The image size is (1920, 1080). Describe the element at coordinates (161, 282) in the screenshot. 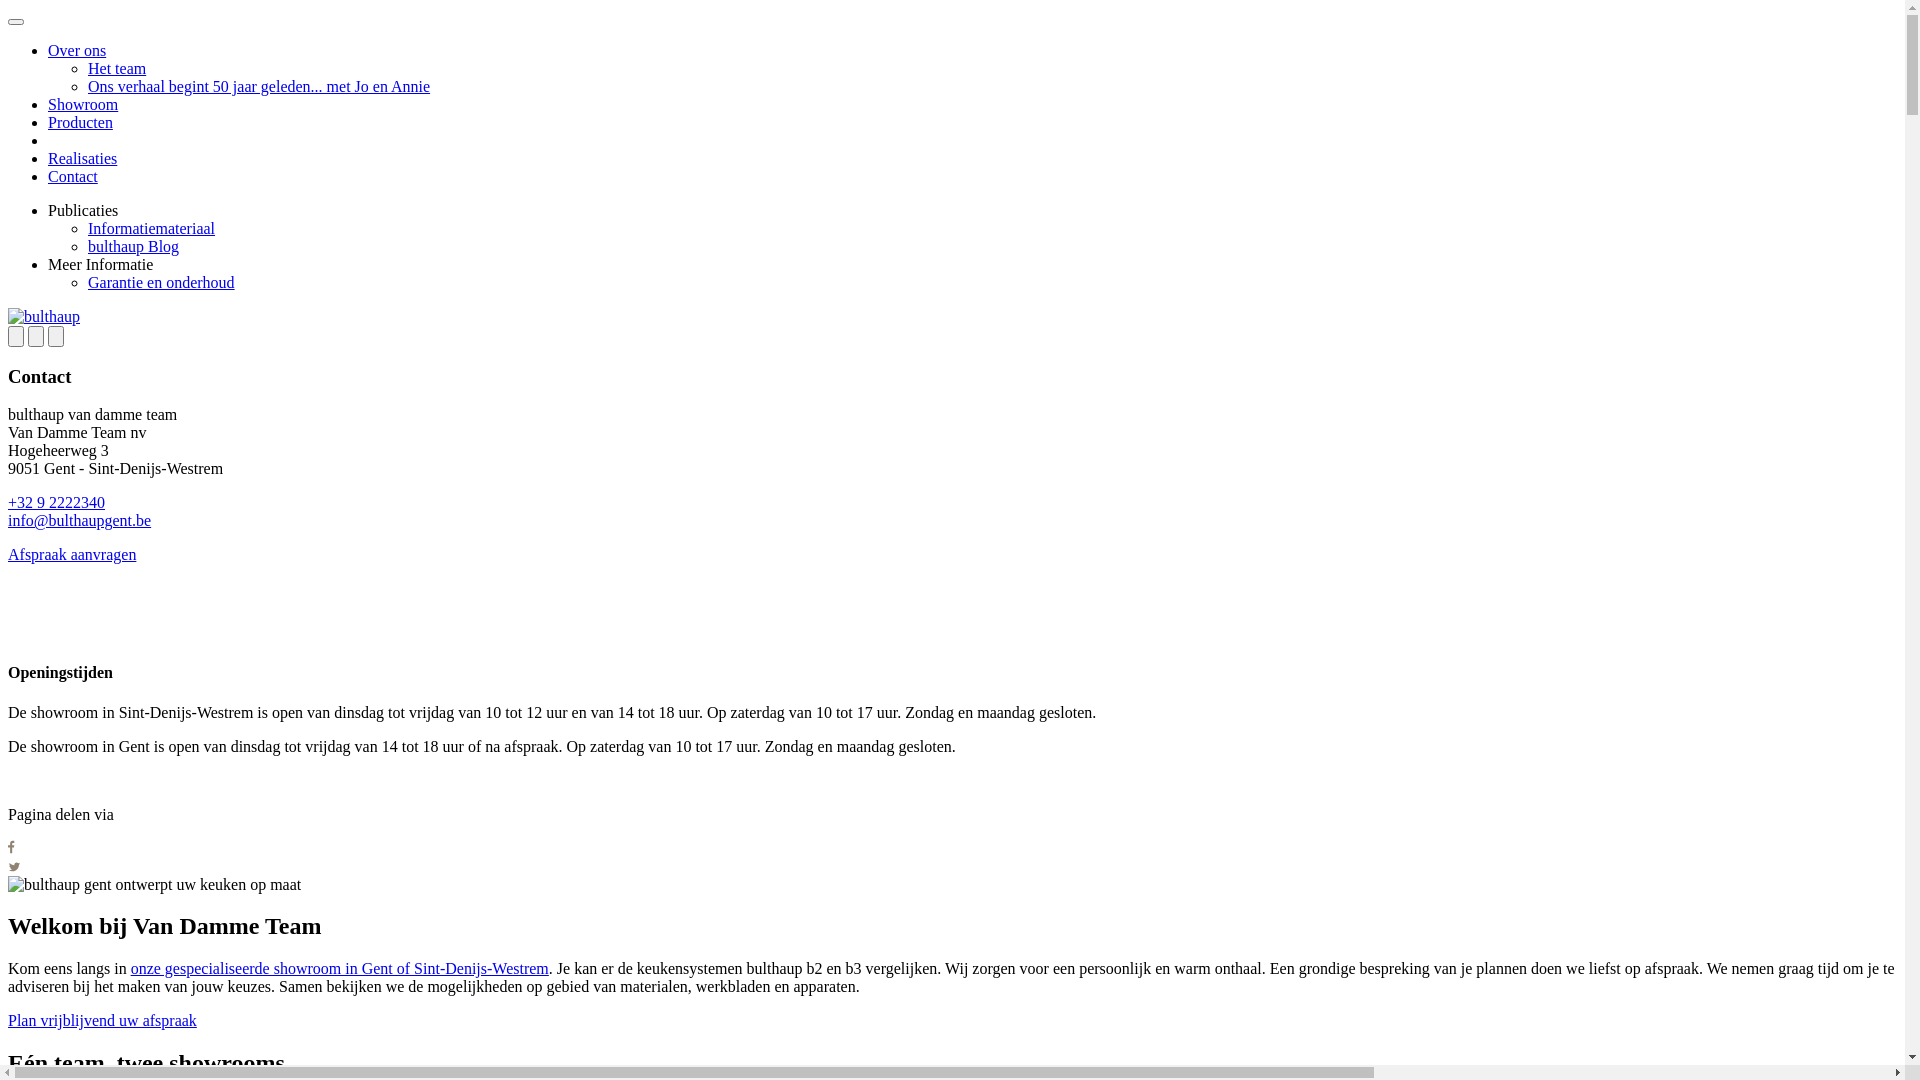

I see `'Garantie en onderhoud'` at that location.